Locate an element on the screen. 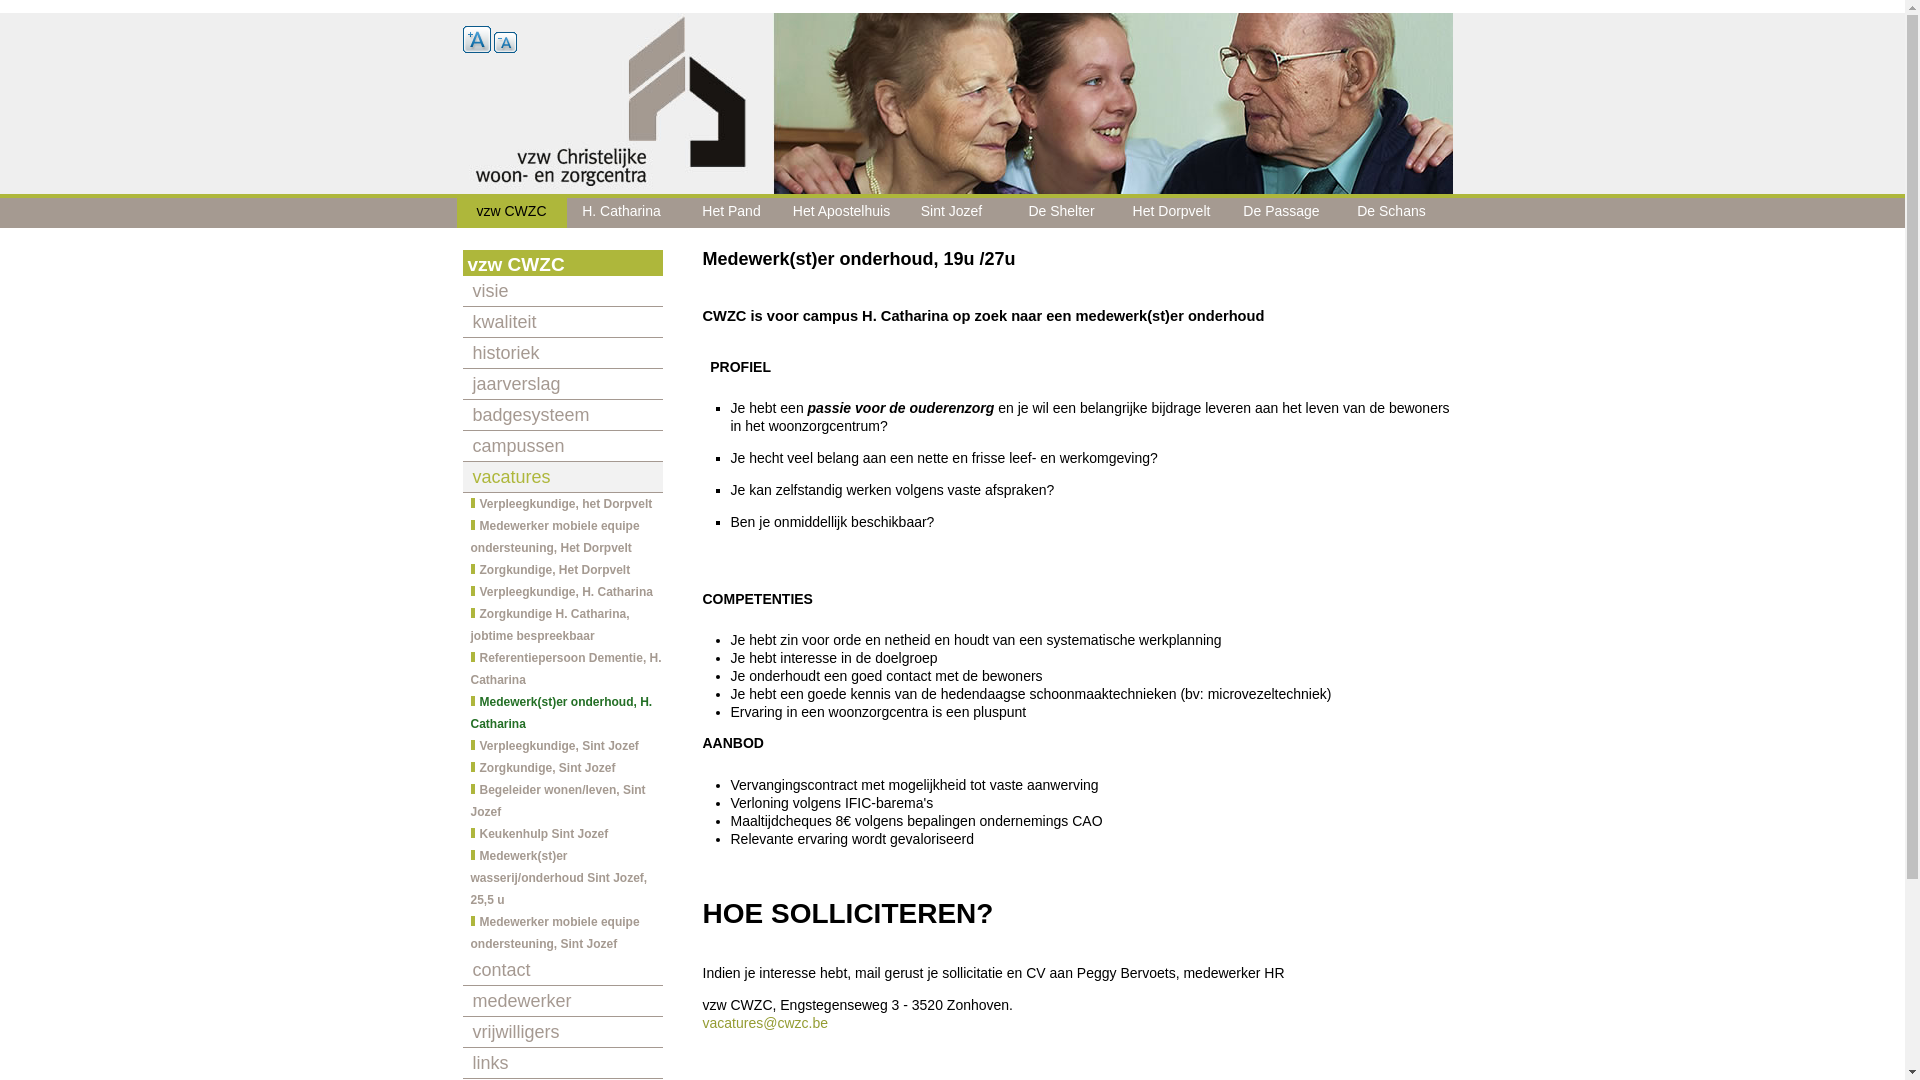  'De Passage' is located at coordinates (1224, 211).